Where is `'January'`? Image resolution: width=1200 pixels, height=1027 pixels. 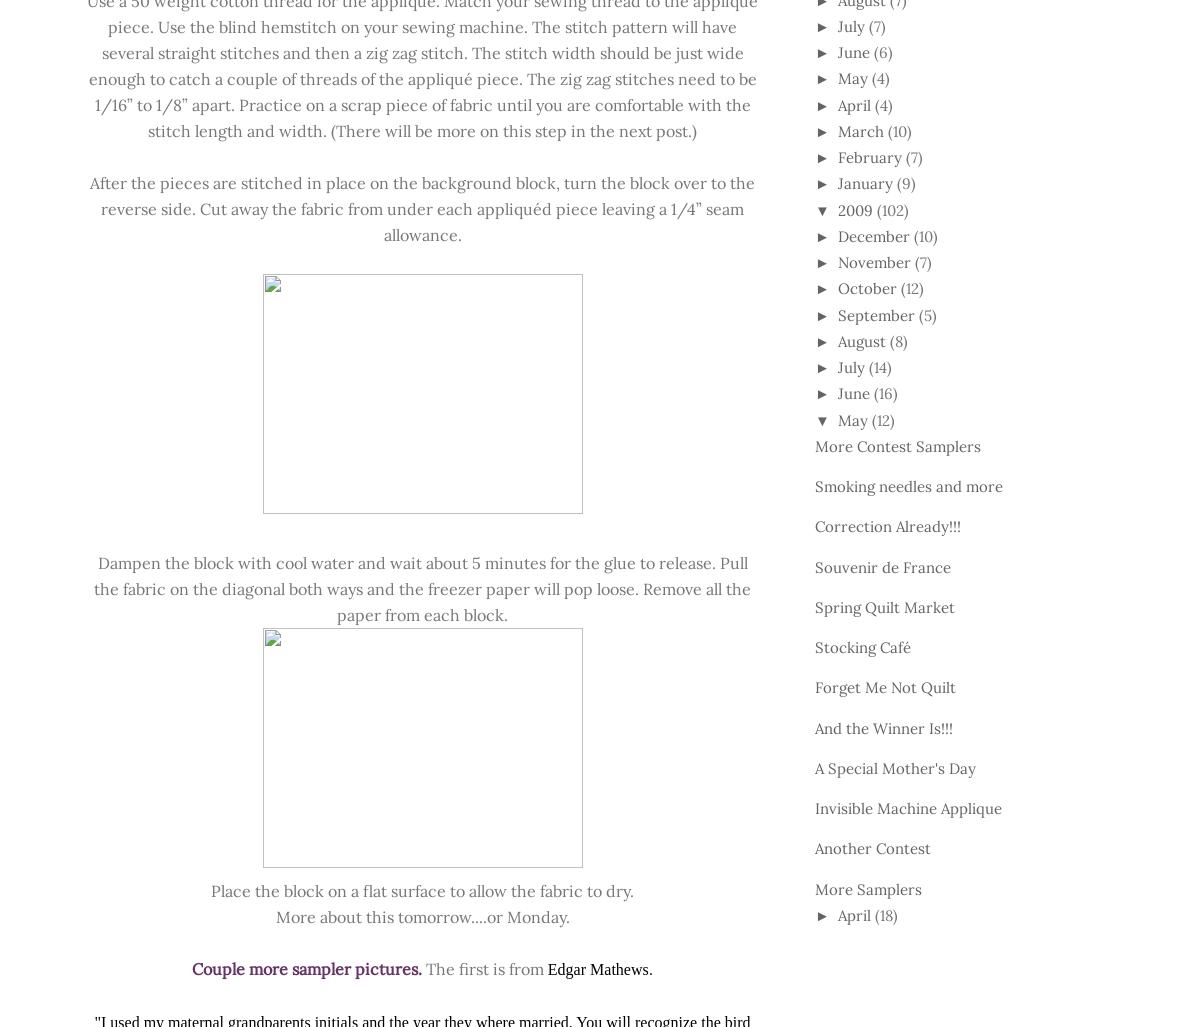 'January' is located at coordinates (863, 182).